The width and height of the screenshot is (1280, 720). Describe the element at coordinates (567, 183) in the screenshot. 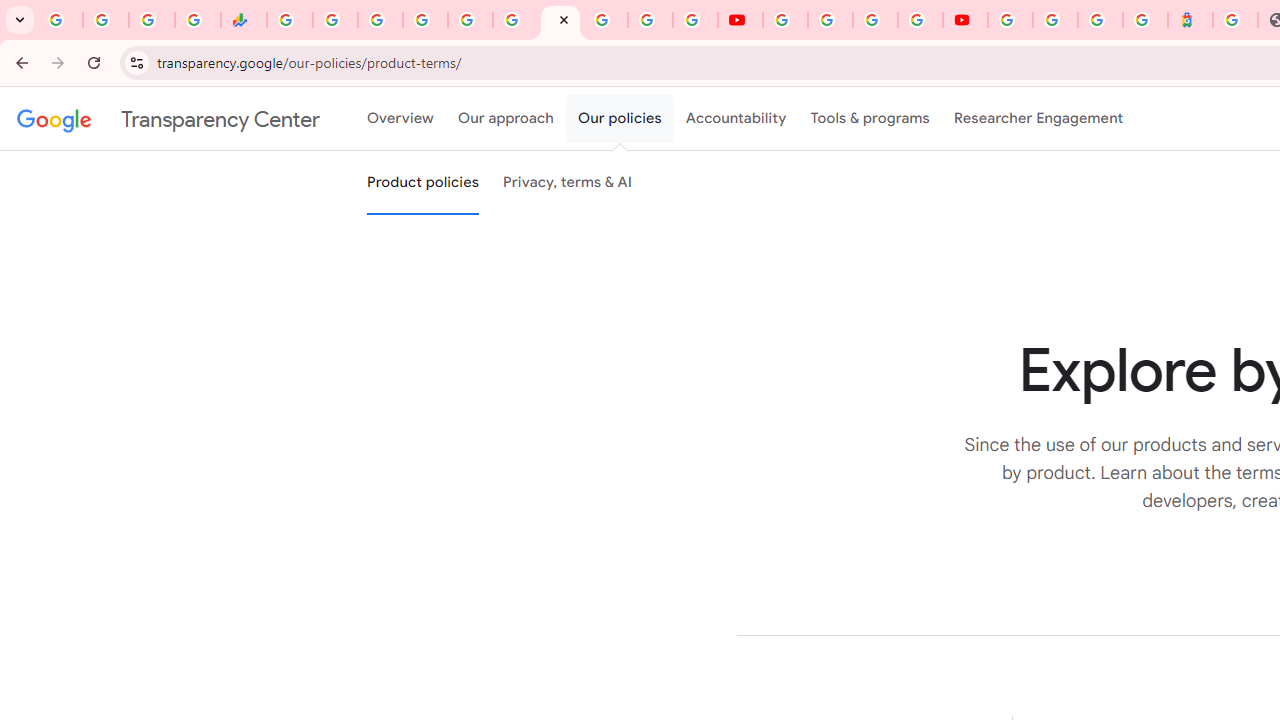

I see `'Privacy, terms & AI'` at that location.